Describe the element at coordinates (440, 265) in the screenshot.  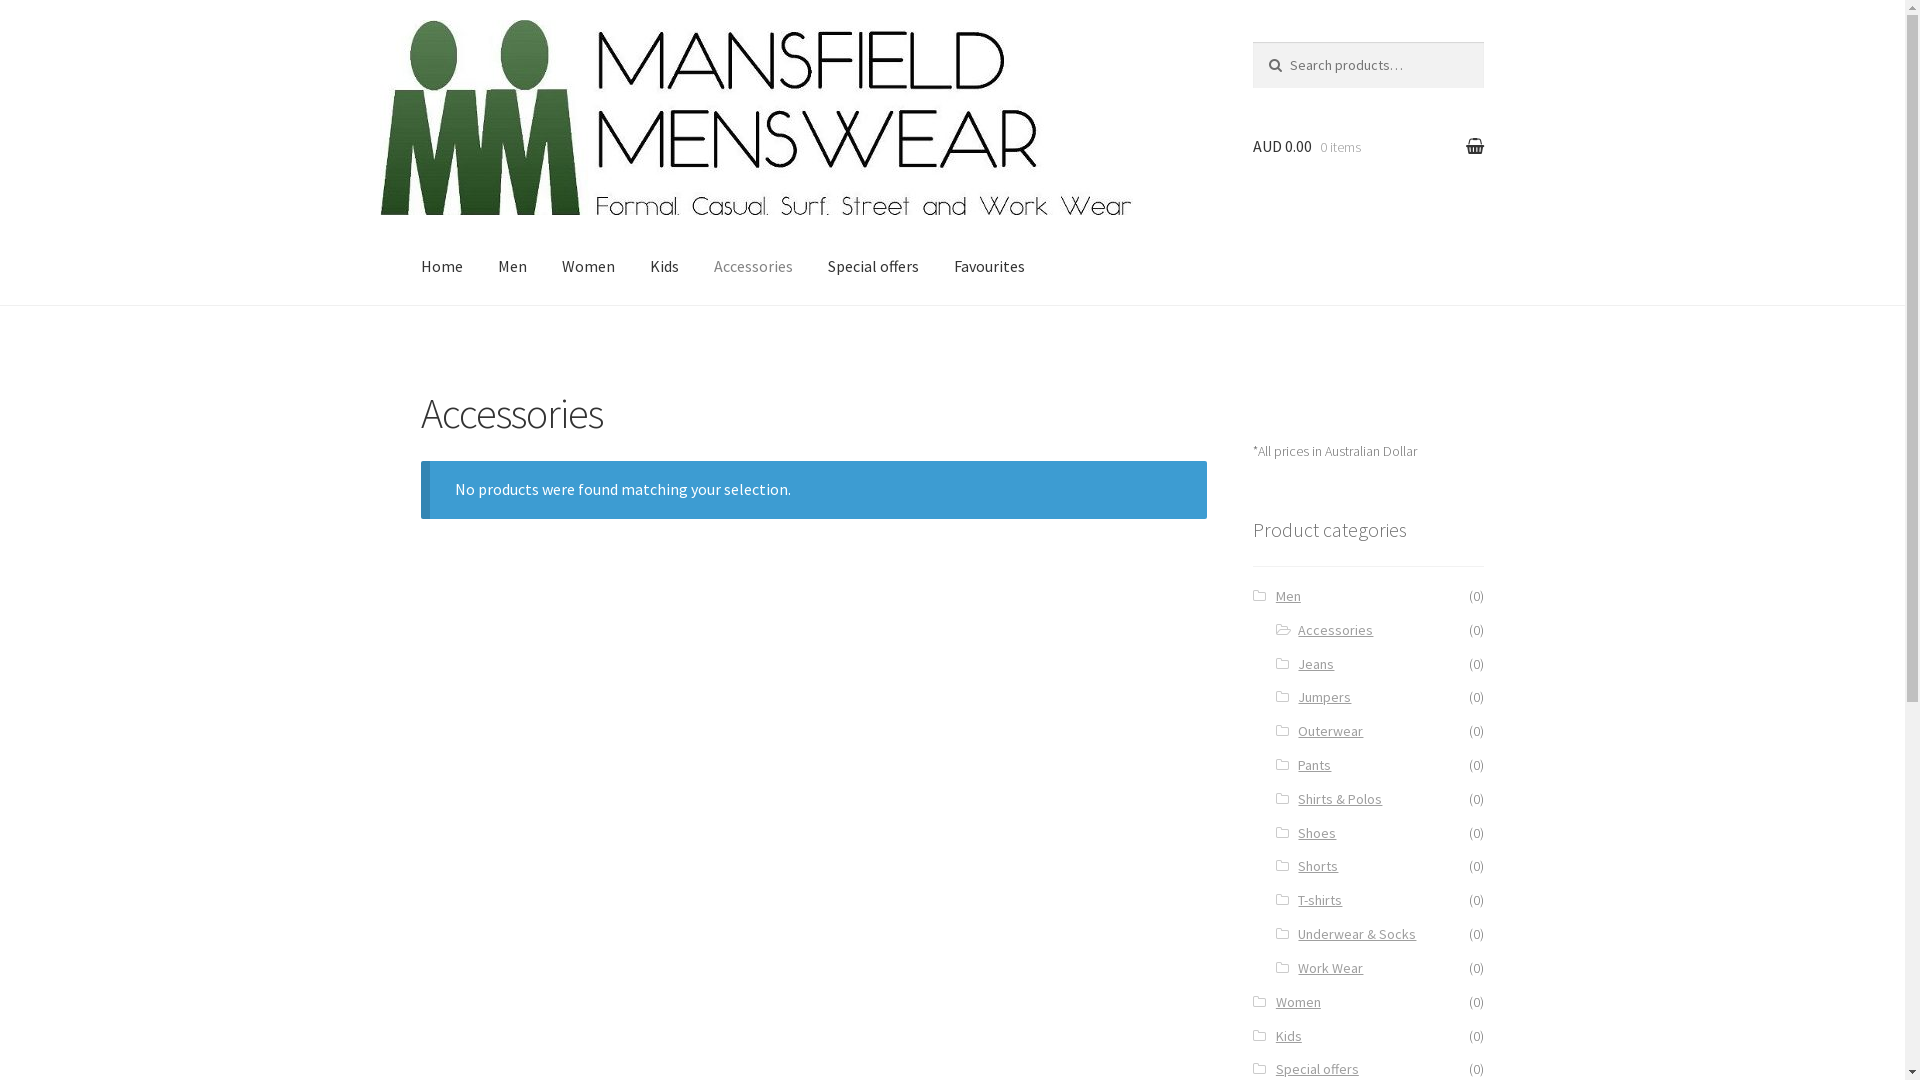
I see `'Home'` at that location.